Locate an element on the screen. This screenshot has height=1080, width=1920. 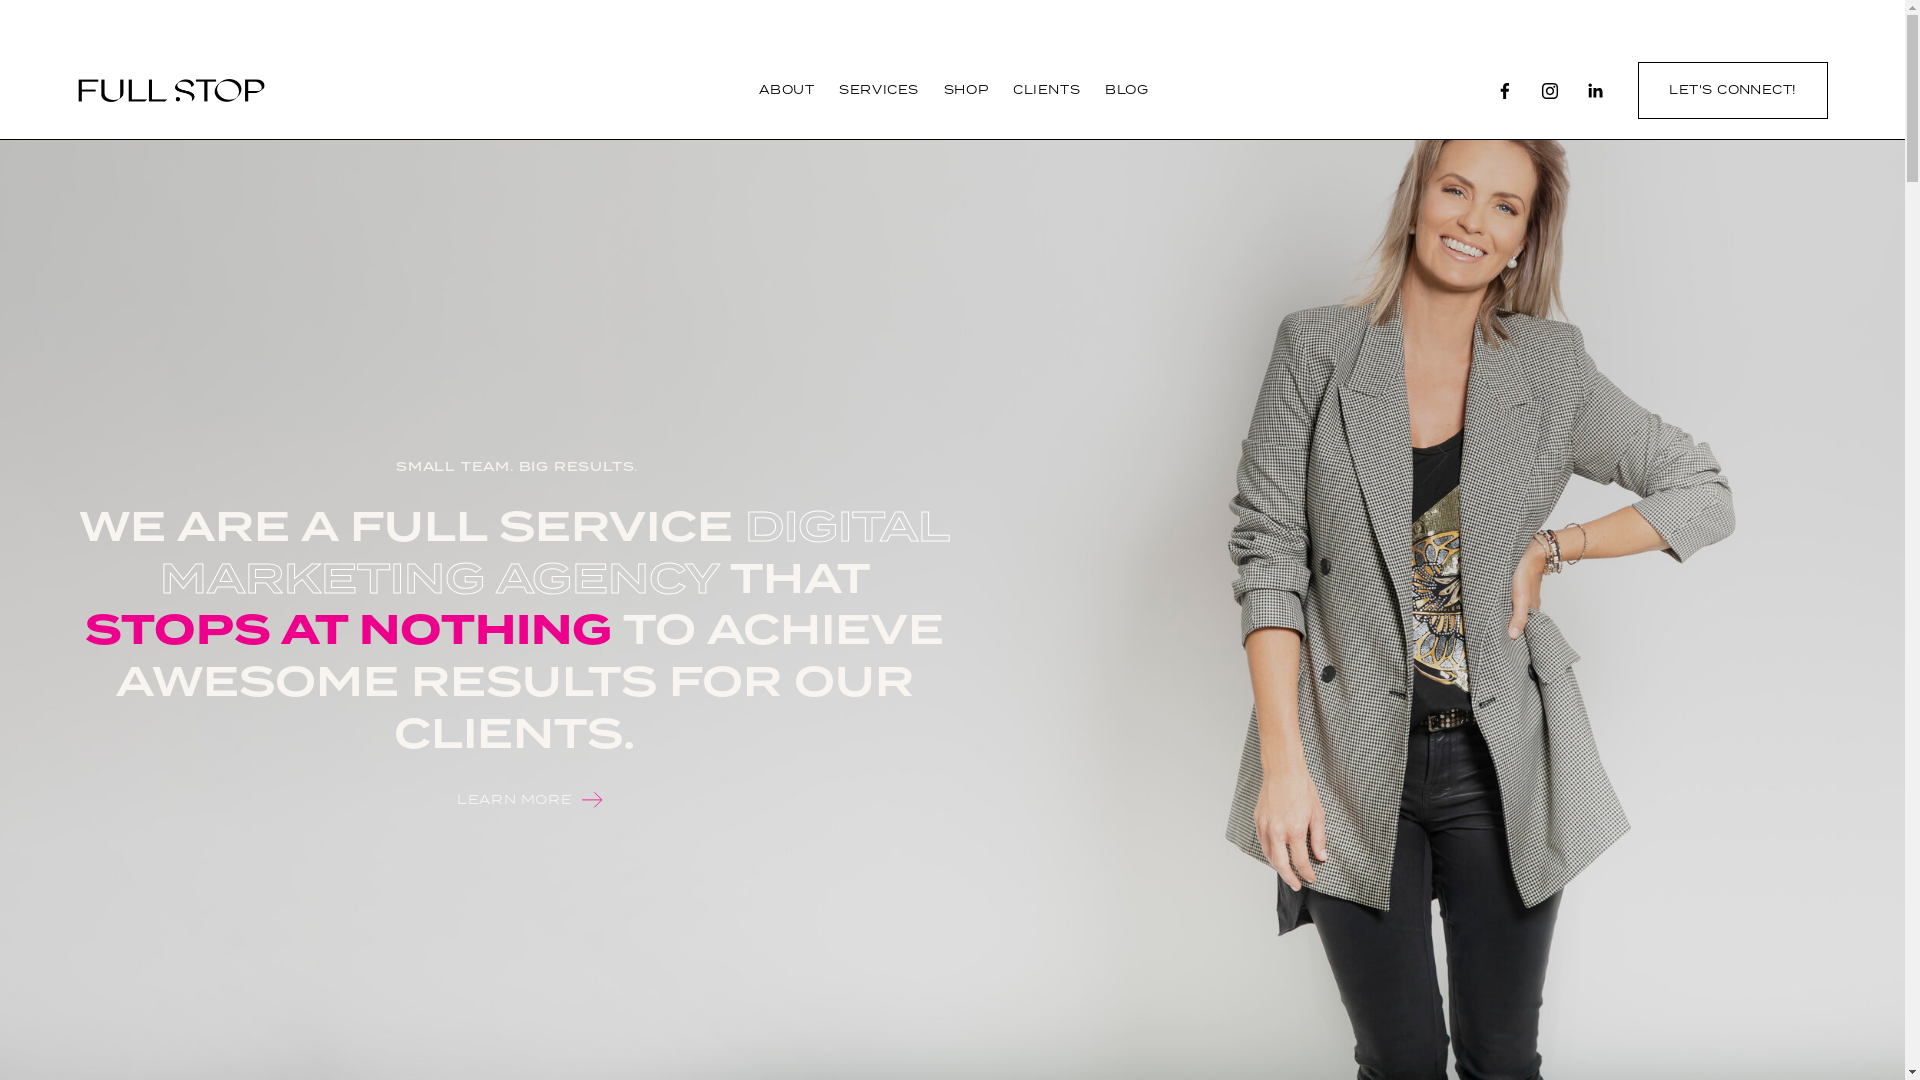
'SHOP' is located at coordinates (965, 91).